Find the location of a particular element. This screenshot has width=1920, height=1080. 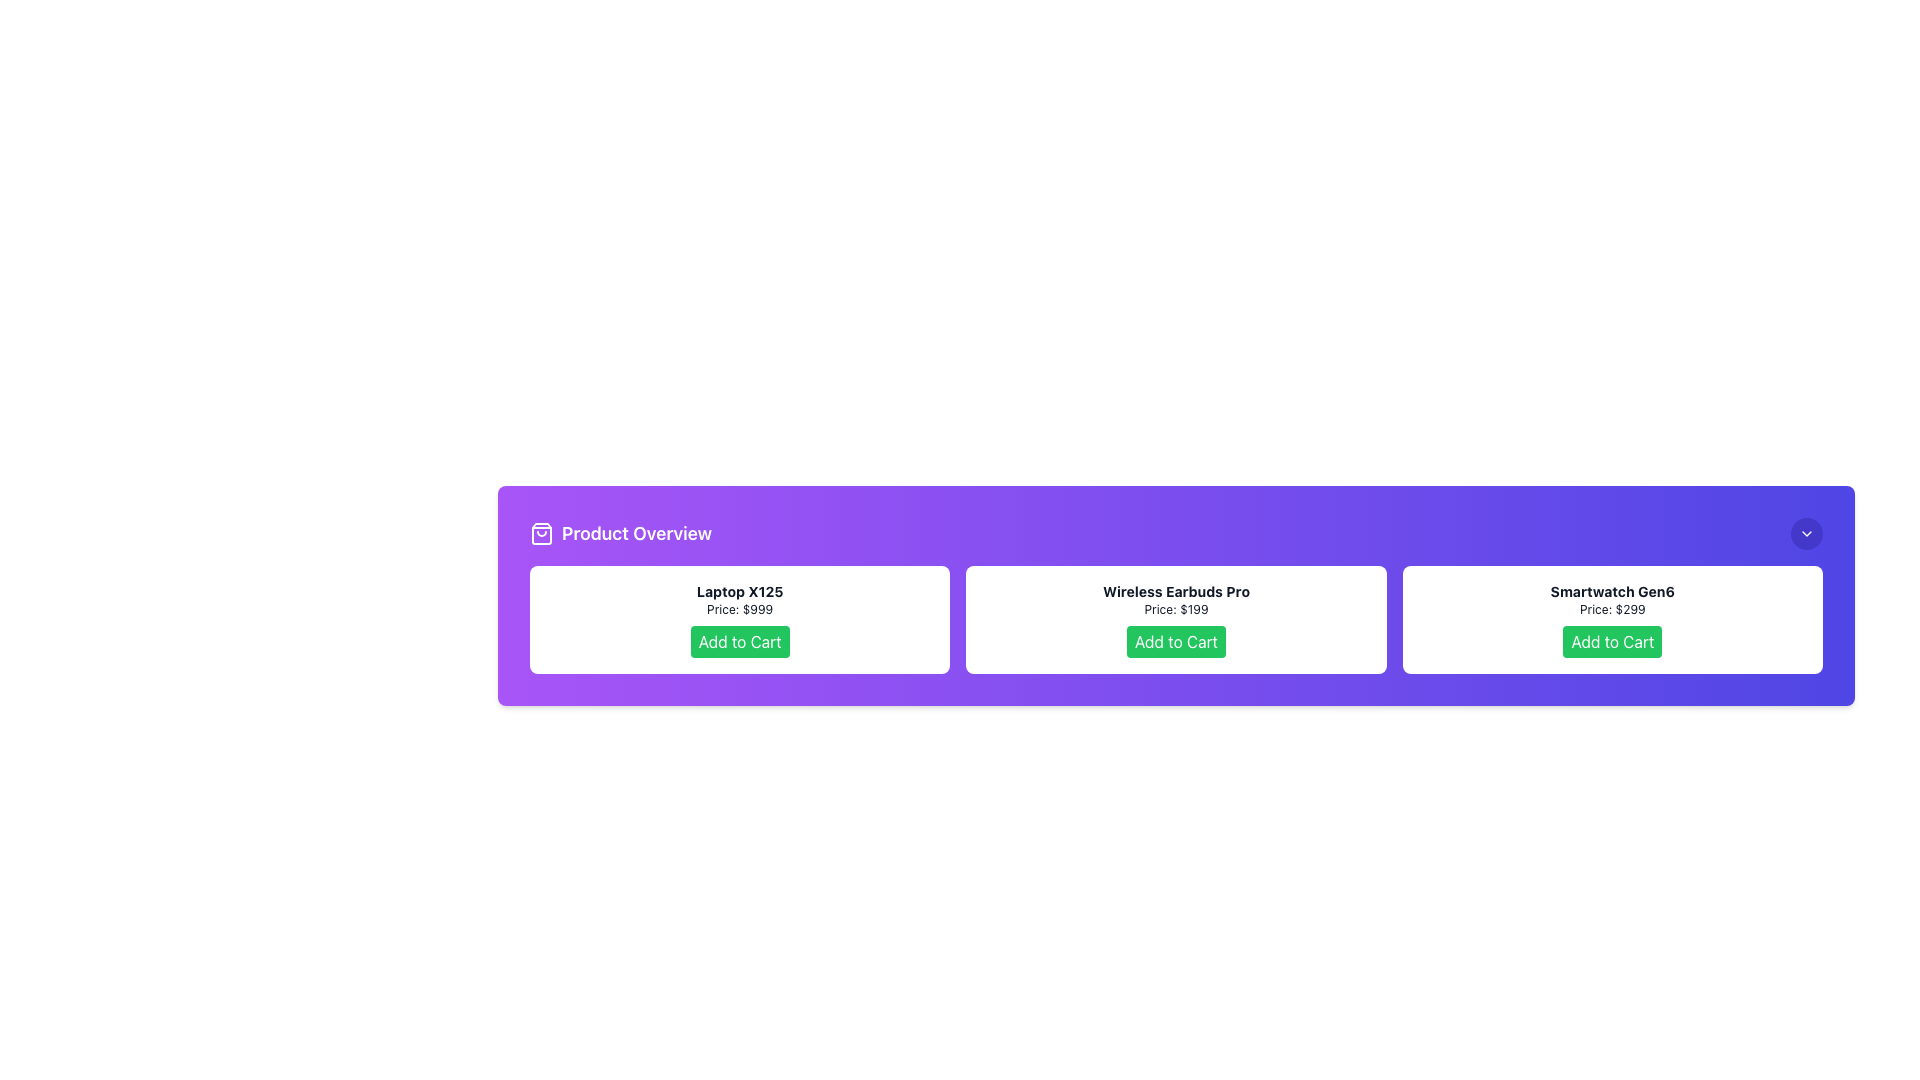

the shopping icon located to the left of the 'Product Overview' header section, which signifies a shopping-related function is located at coordinates (542, 532).